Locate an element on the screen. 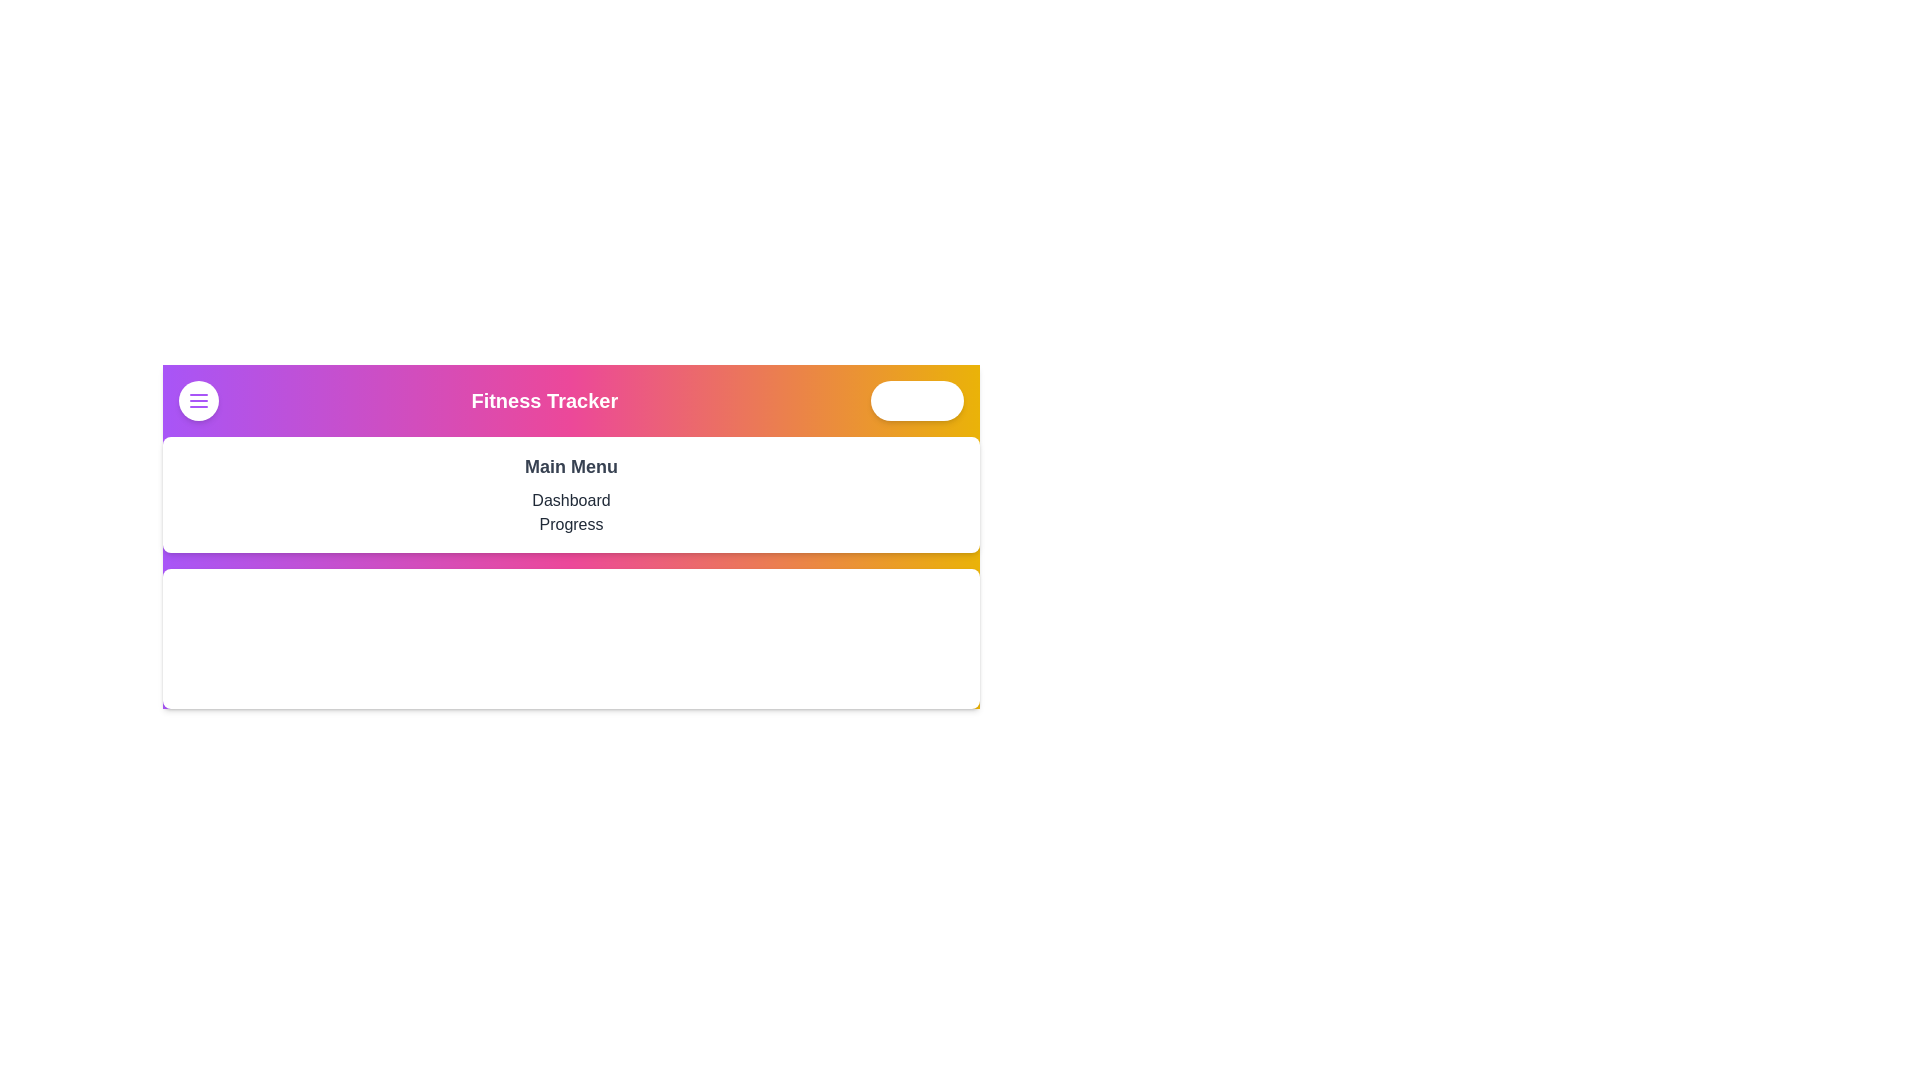  the menu item Dashboard is located at coordinates (570, 500).